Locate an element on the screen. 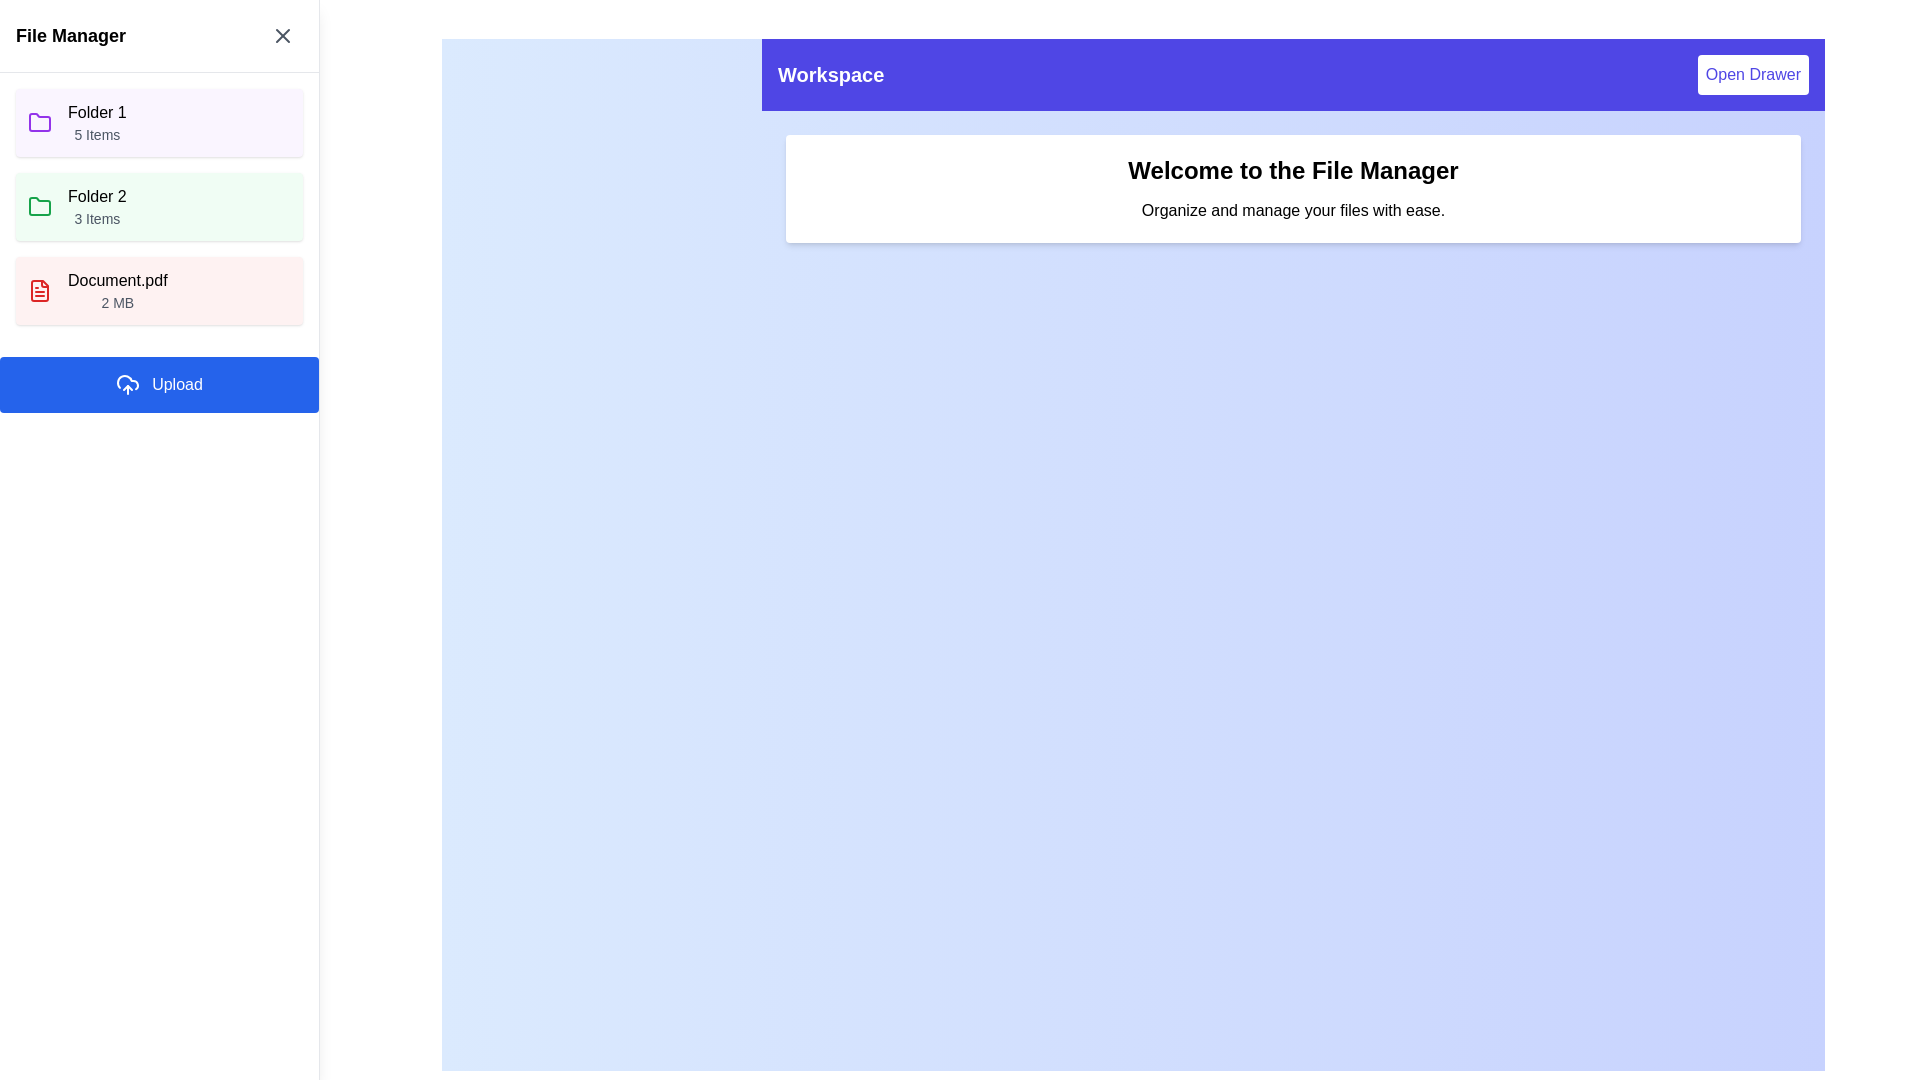 Image resolution: width=1920 pixels, height=1080 pixels. the SVG-based folder icon with a purple outline, located adjacent to the label 'Folder 1' in the sidebar is located at coordinates (39, 123).